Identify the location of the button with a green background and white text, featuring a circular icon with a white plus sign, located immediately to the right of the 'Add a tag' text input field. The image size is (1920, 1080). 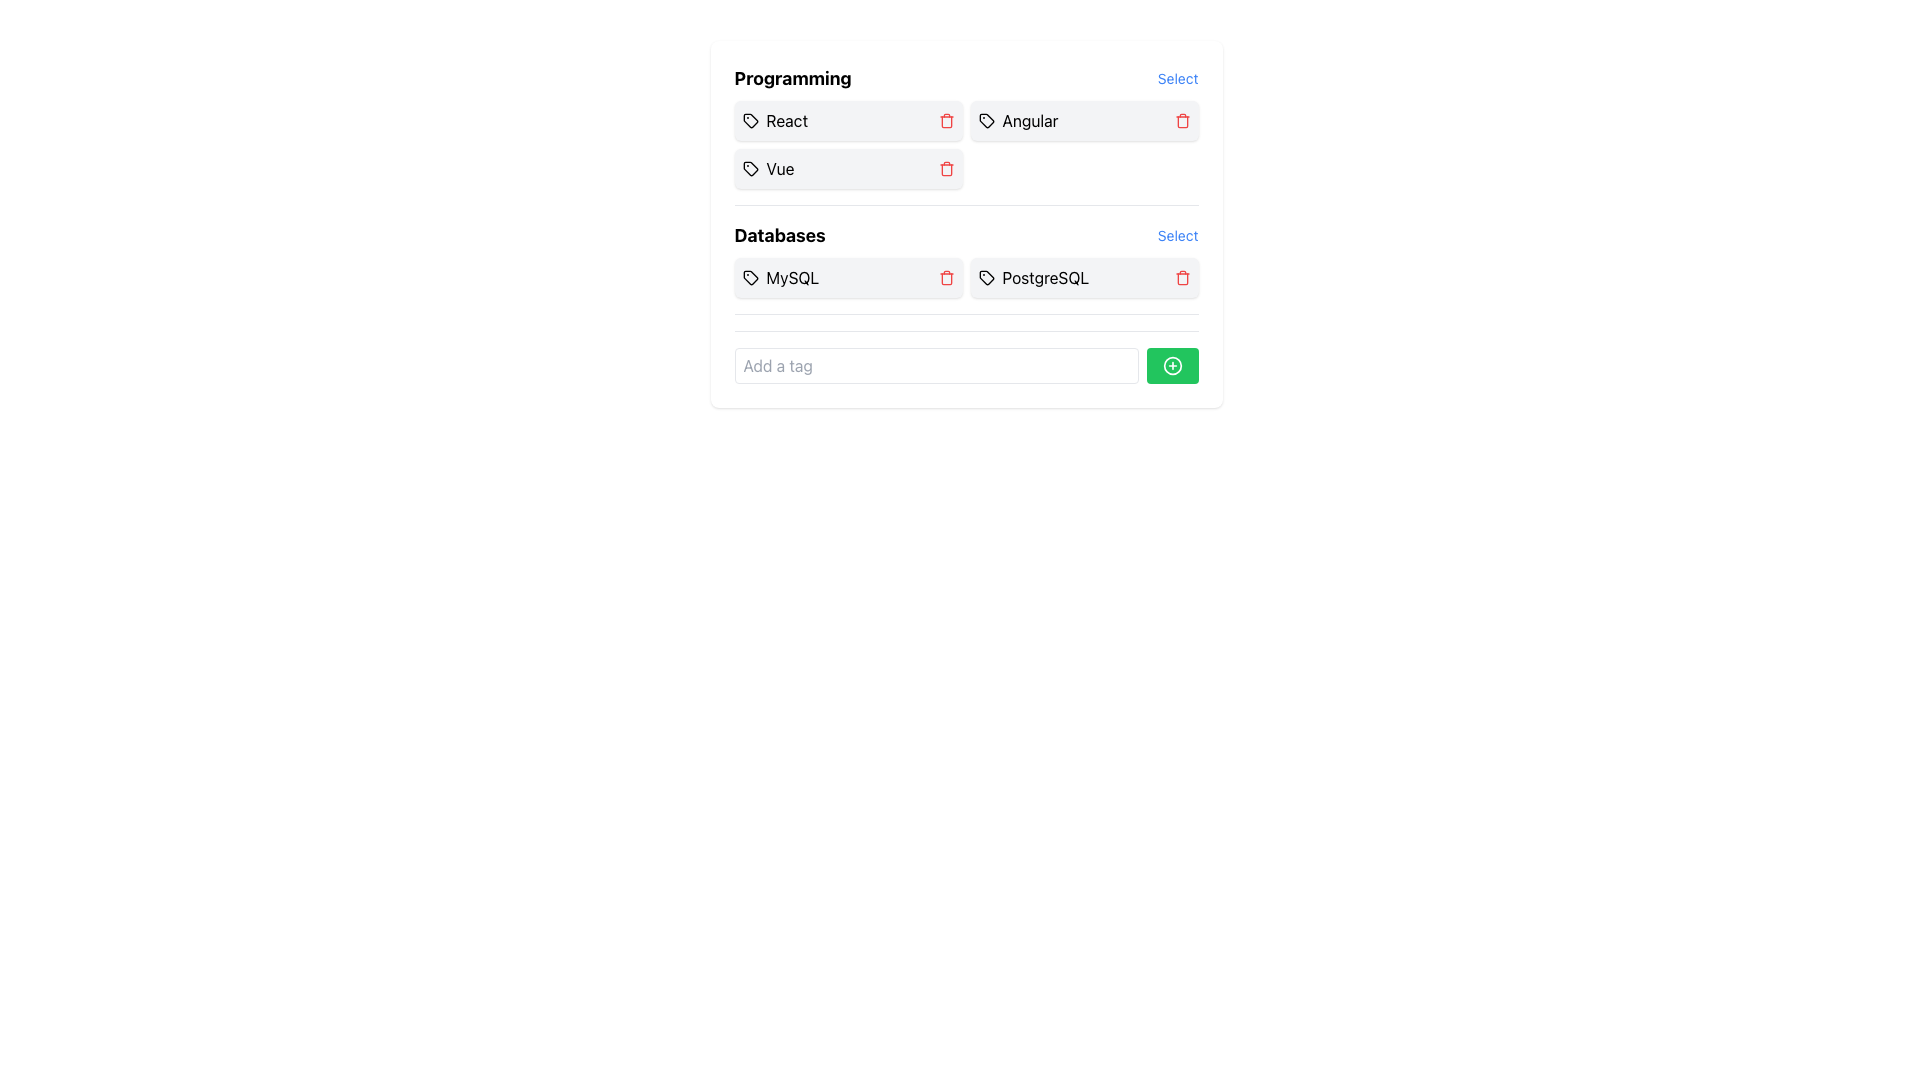
(1172, 366).